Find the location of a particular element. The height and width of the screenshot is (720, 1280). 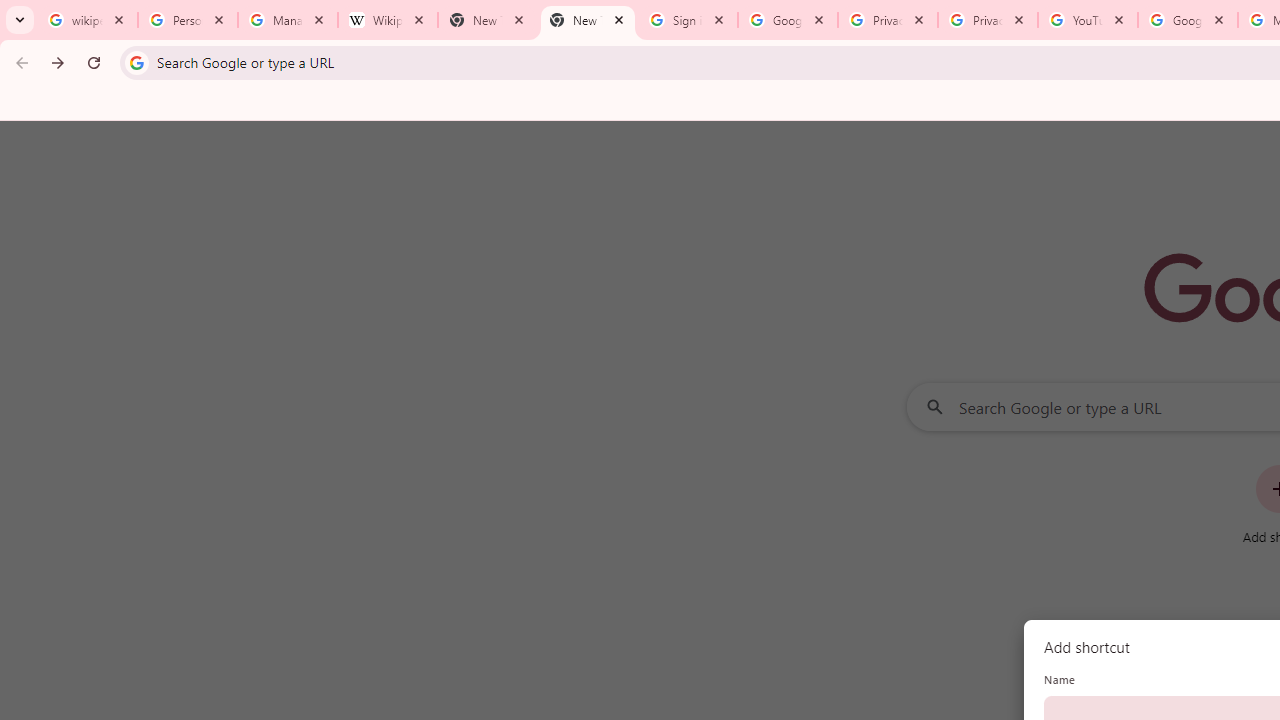

'Sign in - Google Accounts' is located at coordinates (688, 20).